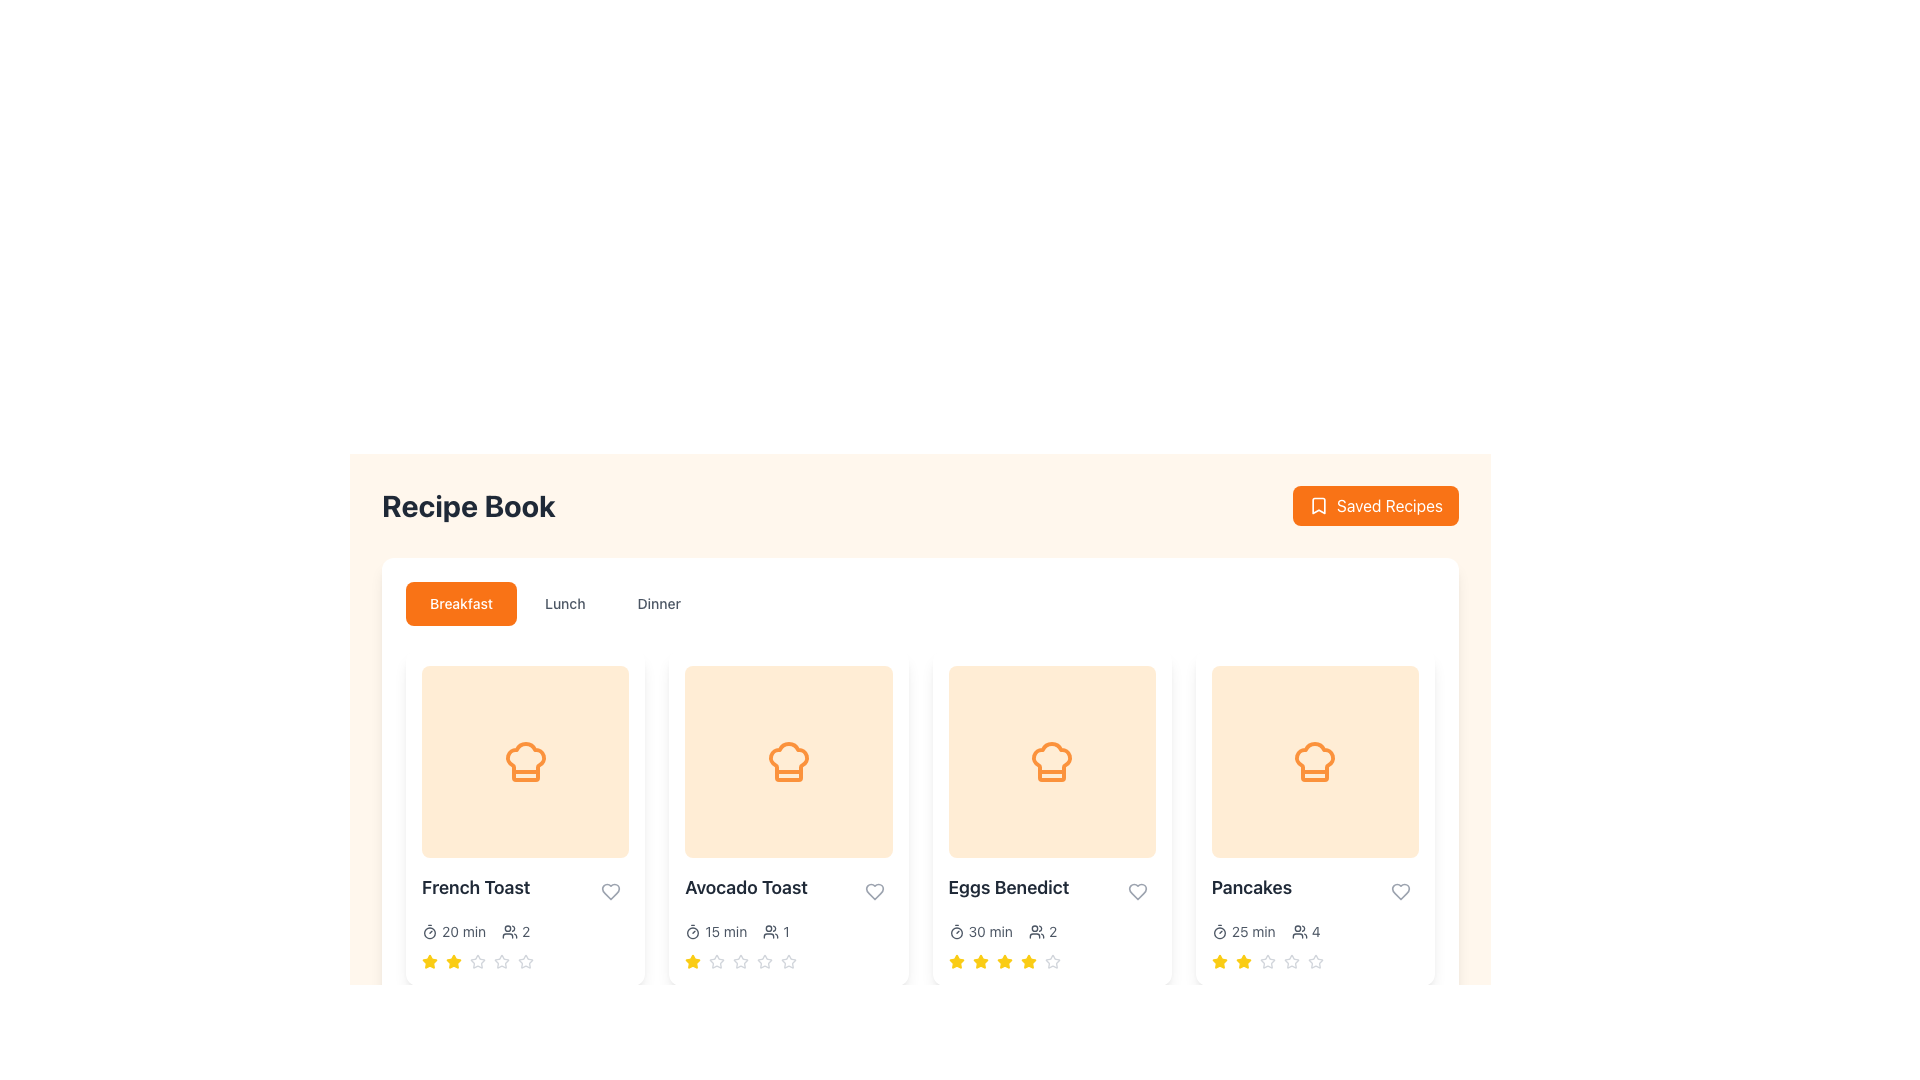 The width and height of the screenshot is (1920, 1080). I want to click on the Text indicator displaying the number of servings, specifically the number '2' associated with the user icon in the recipe layout, so click(516, 932).